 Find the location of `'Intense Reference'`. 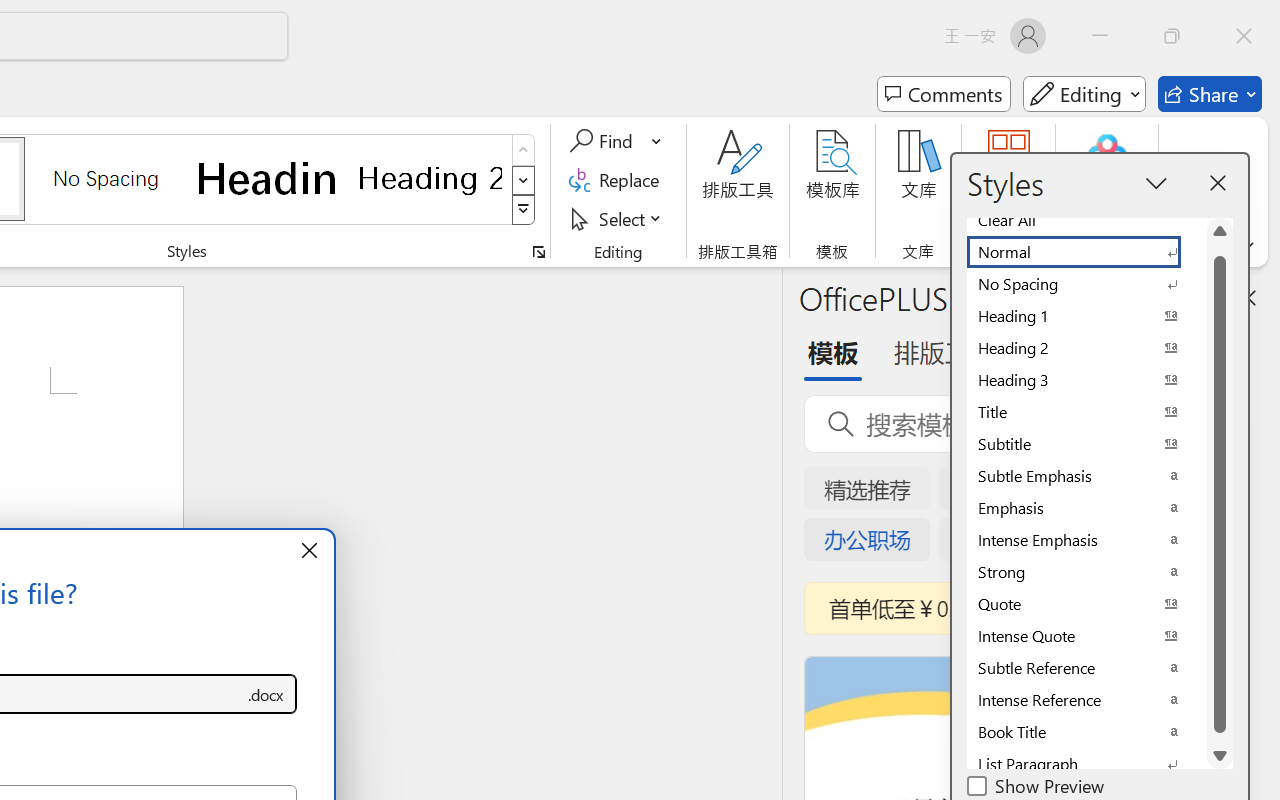

'Intense Reference' is located at coordinates (1085, 700).